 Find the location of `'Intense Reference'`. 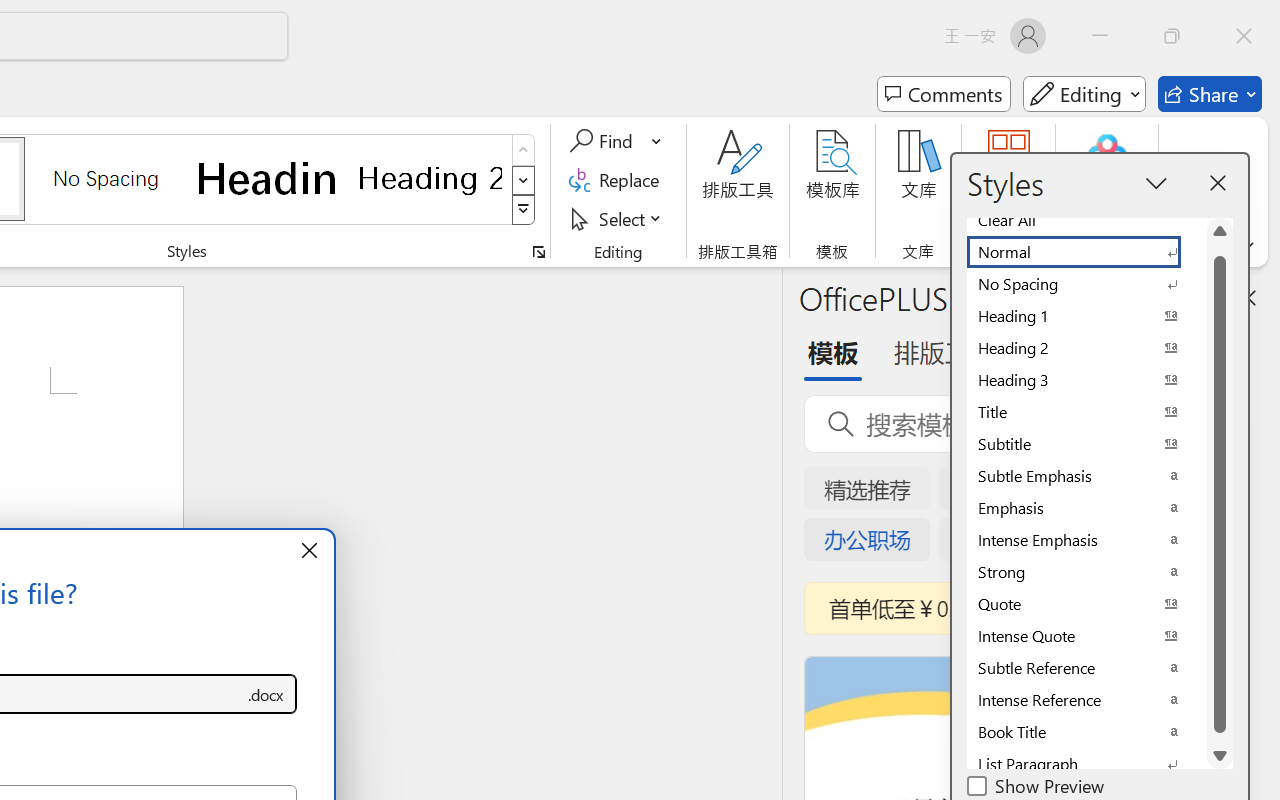

'Intense Reference' is located at coordinates (1085, 700).